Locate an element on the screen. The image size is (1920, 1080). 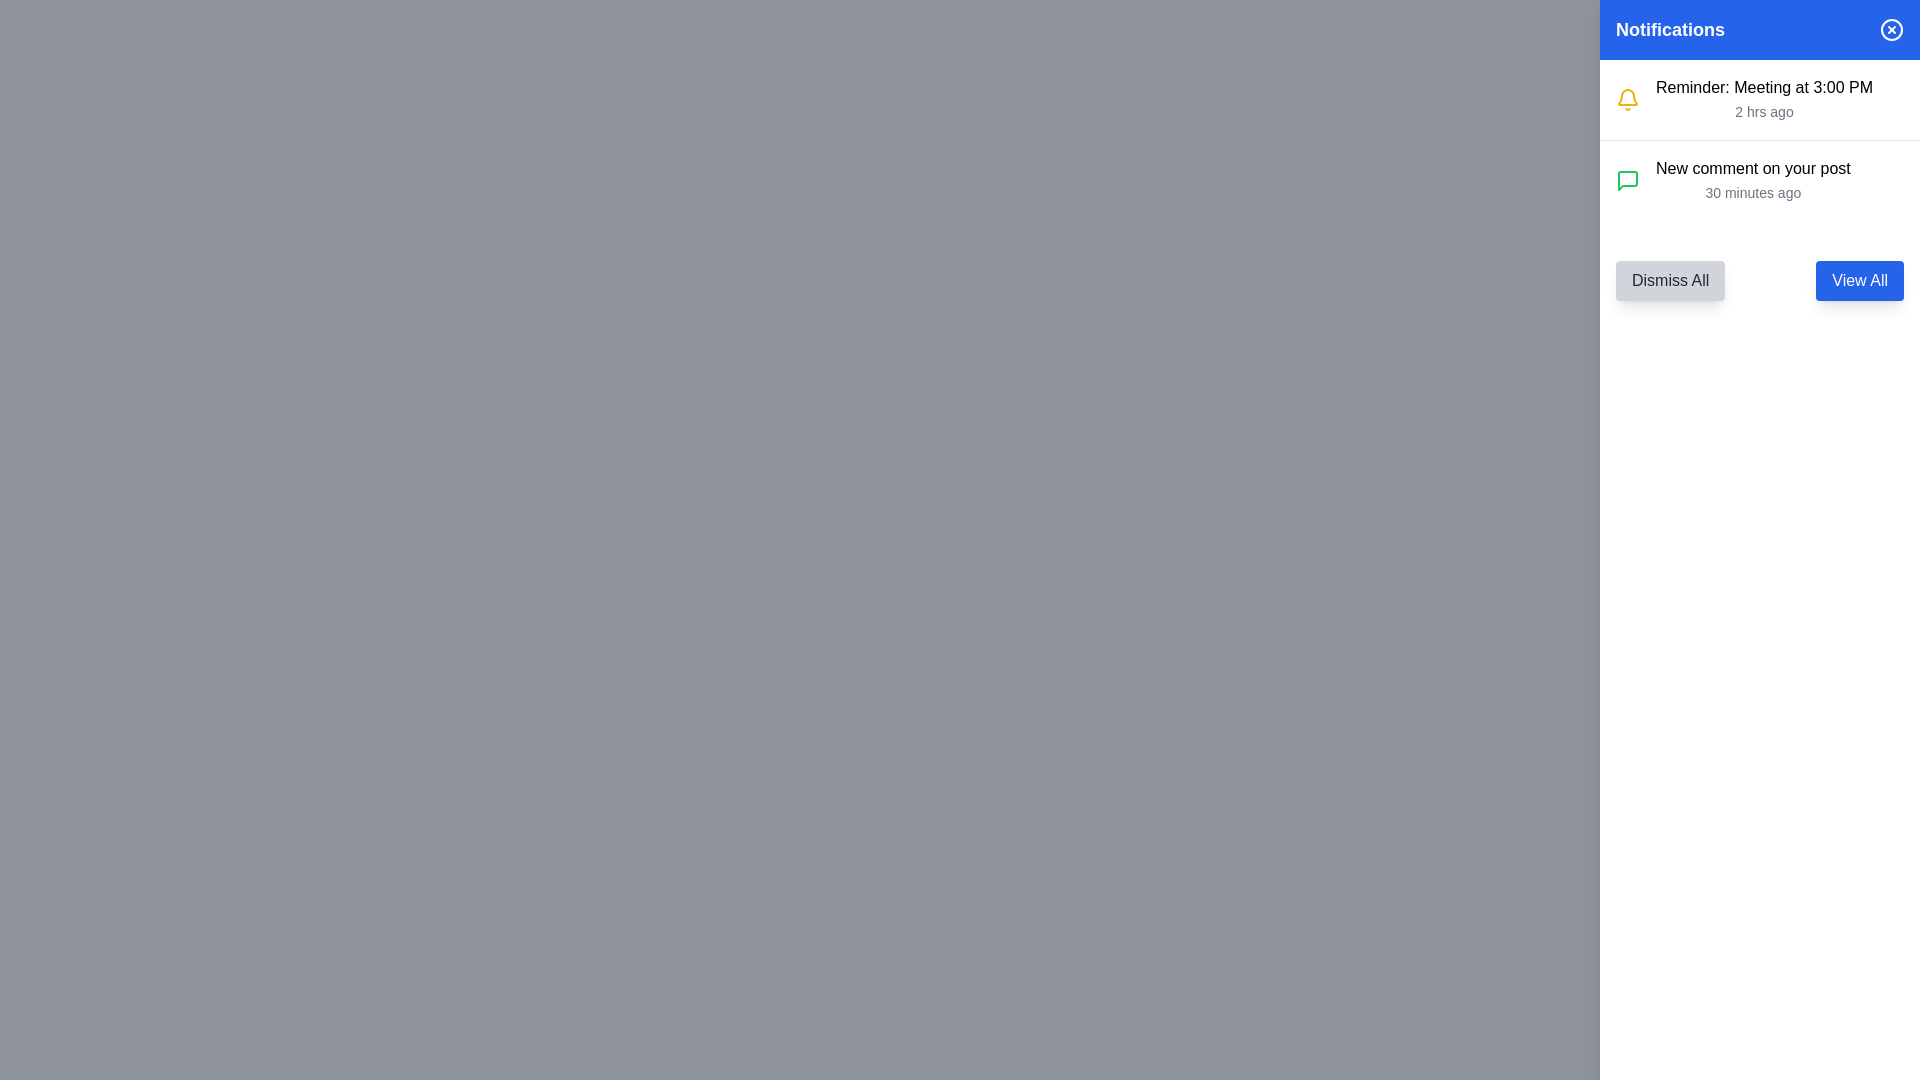
second notification about a new comment on the user's post, which is positioned below the 'Reminder: Meeting at 3:00 PM' notification and features a green speech bubble icon is located at coordinates (1752, 181).